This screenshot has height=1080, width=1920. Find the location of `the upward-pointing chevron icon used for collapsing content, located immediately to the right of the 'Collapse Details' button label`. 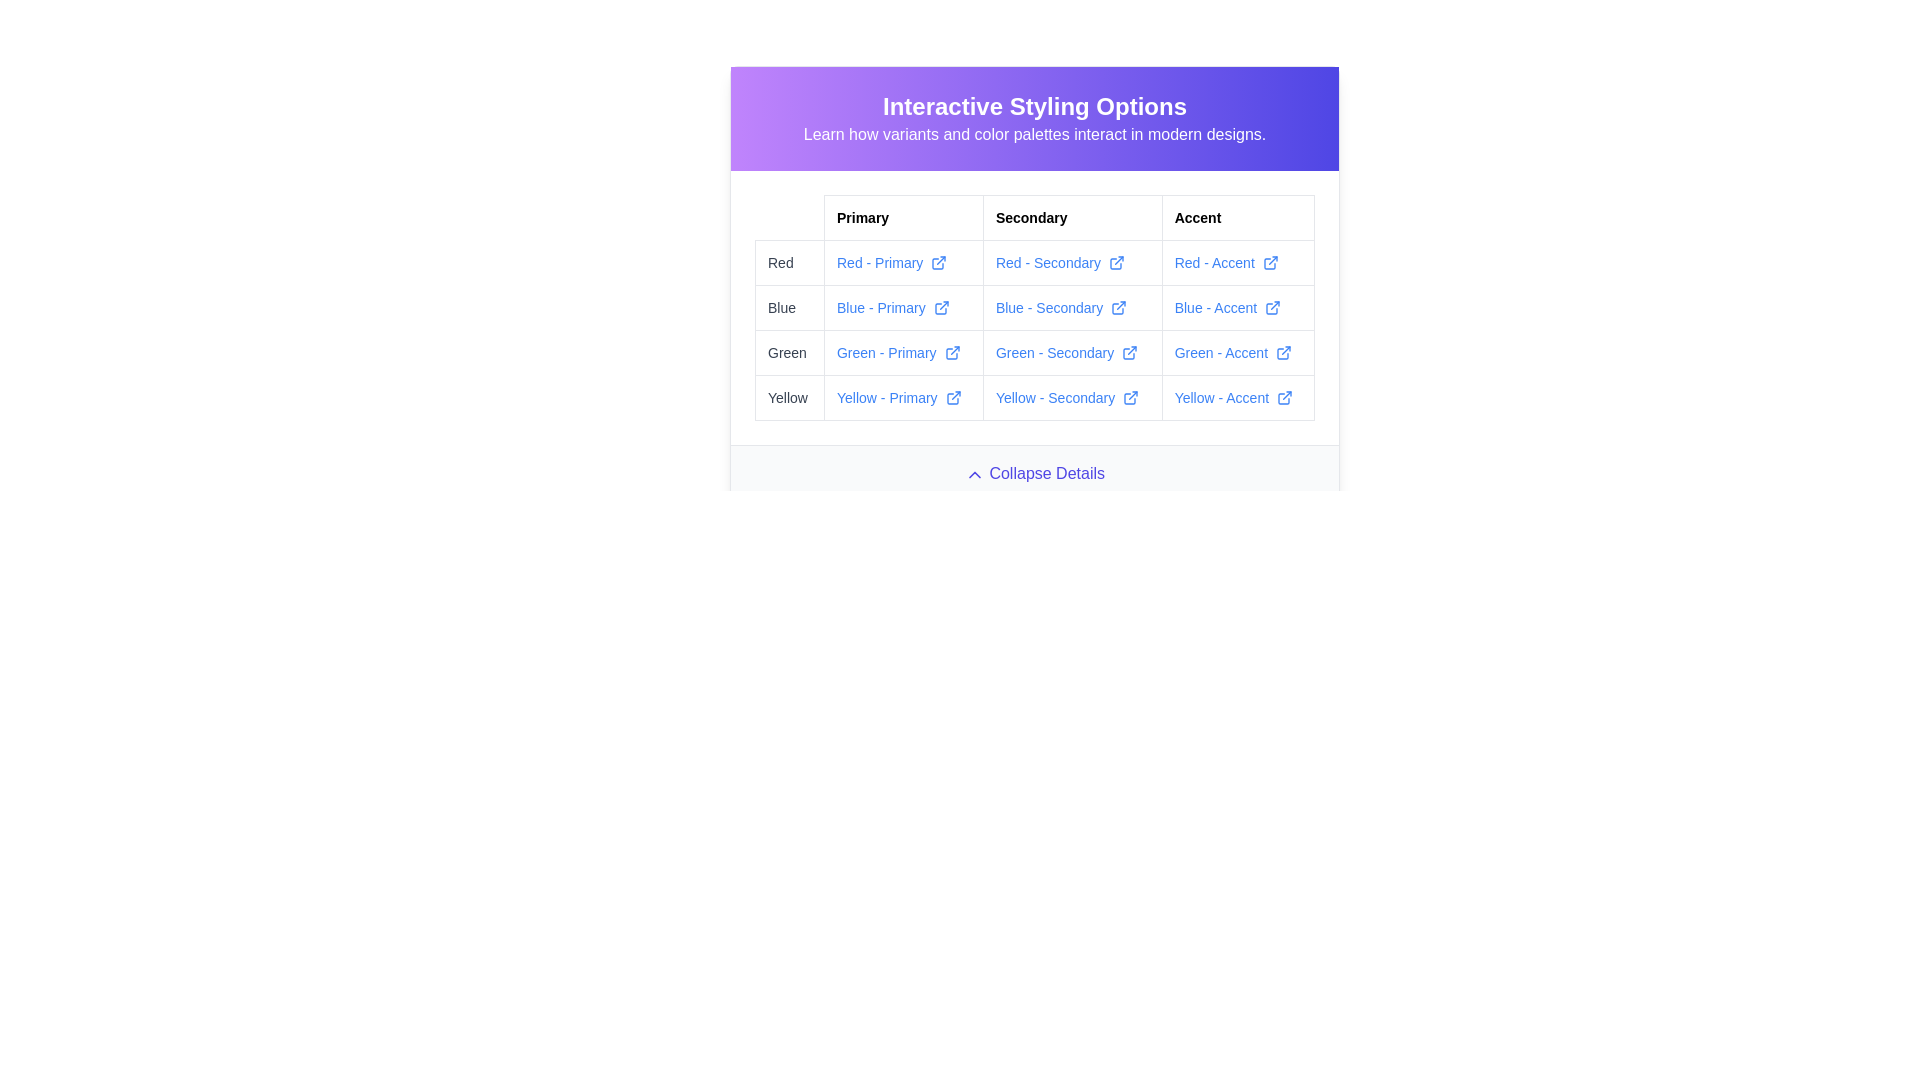

the upward-pointing chevron icon used for collapsing content, located immediately to the right of the 'Collapse Details' button label is located at coordinates (974, 474).